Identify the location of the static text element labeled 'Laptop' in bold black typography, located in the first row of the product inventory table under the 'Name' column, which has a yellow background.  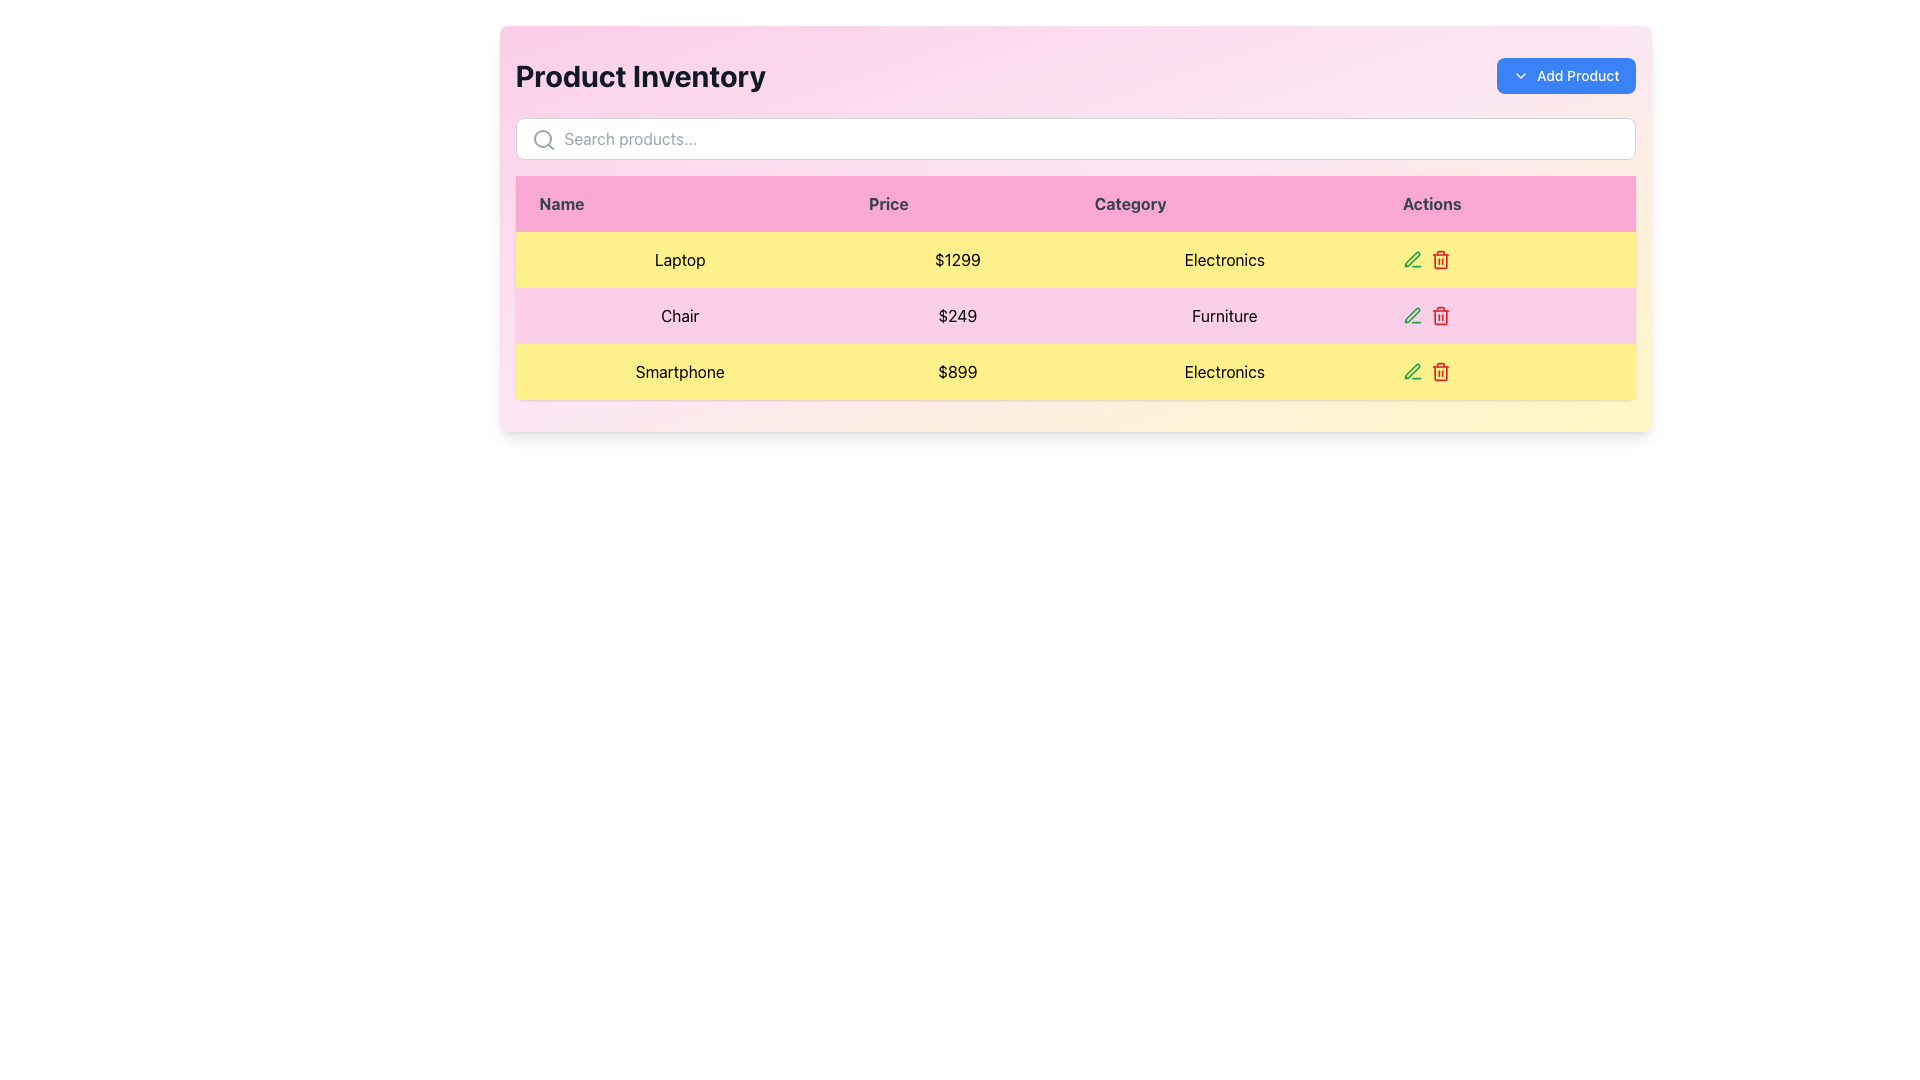
(680, 258).